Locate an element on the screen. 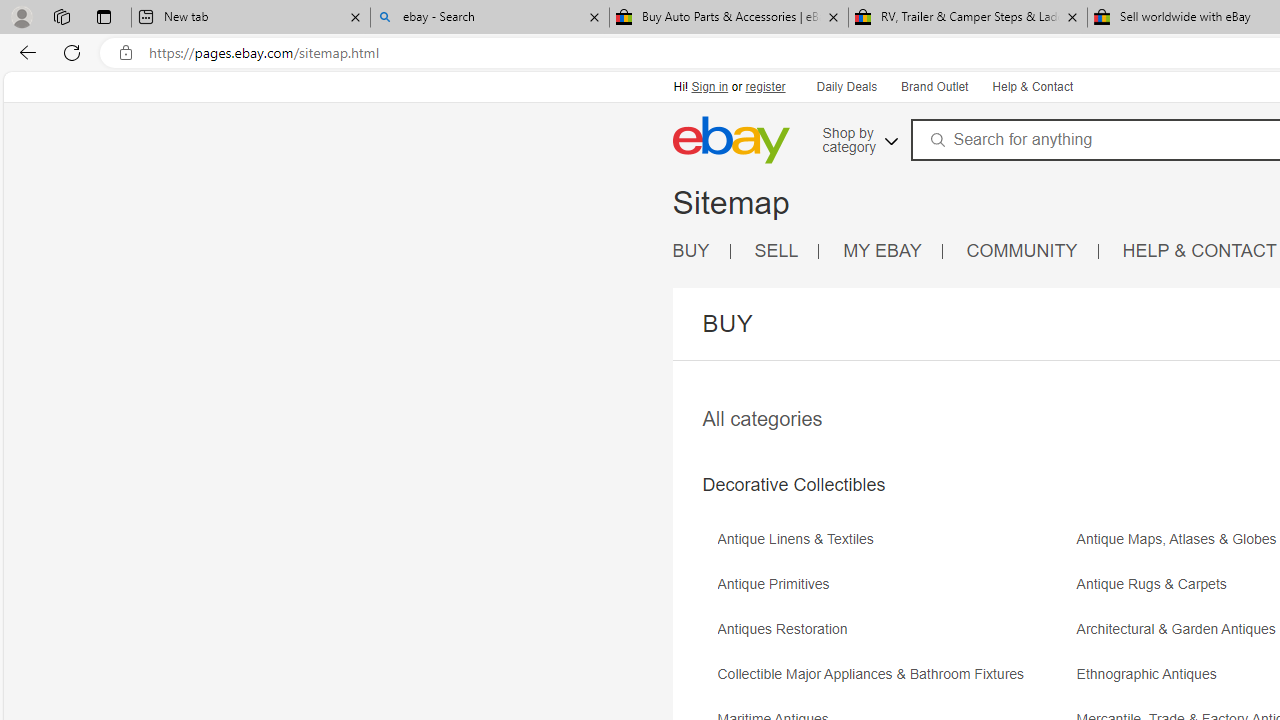 The image size is (1280, 720). 'Decorative Collectibles' is located at coordinates (792, 485).